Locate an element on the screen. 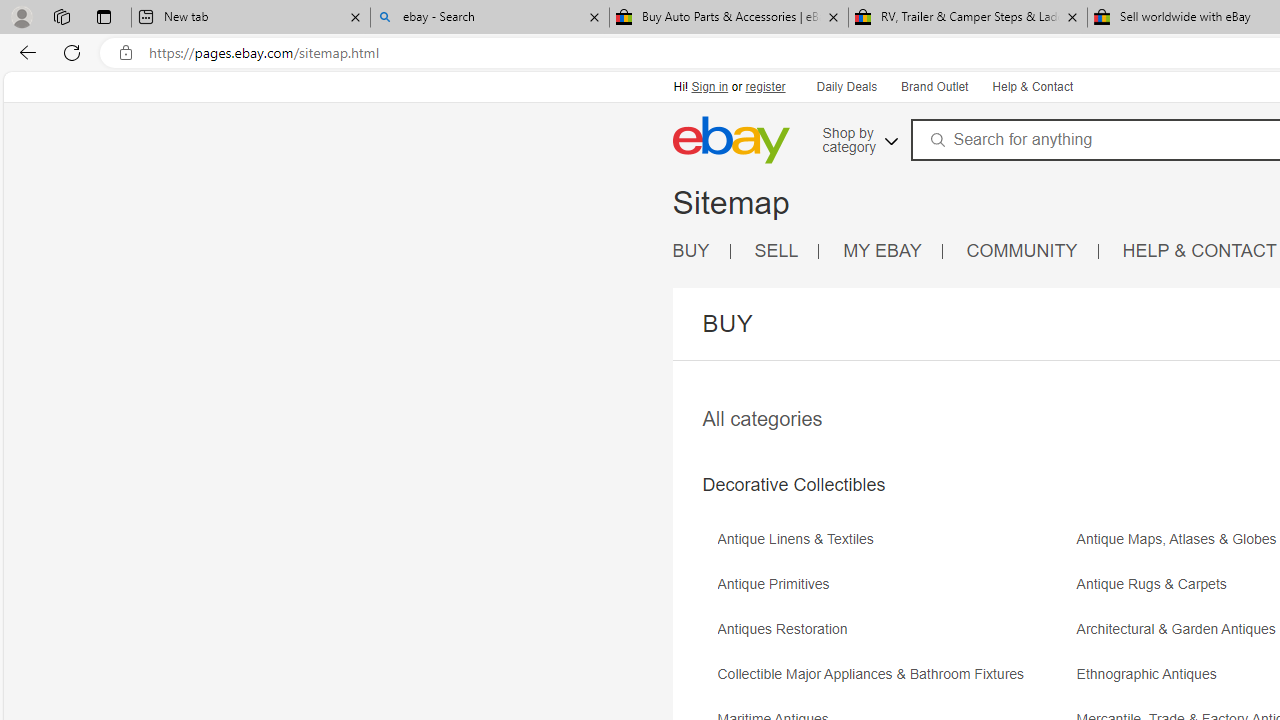 The image size is (1280, 720). 'Decorative Collectibles' is located at coordinates (792, 485).